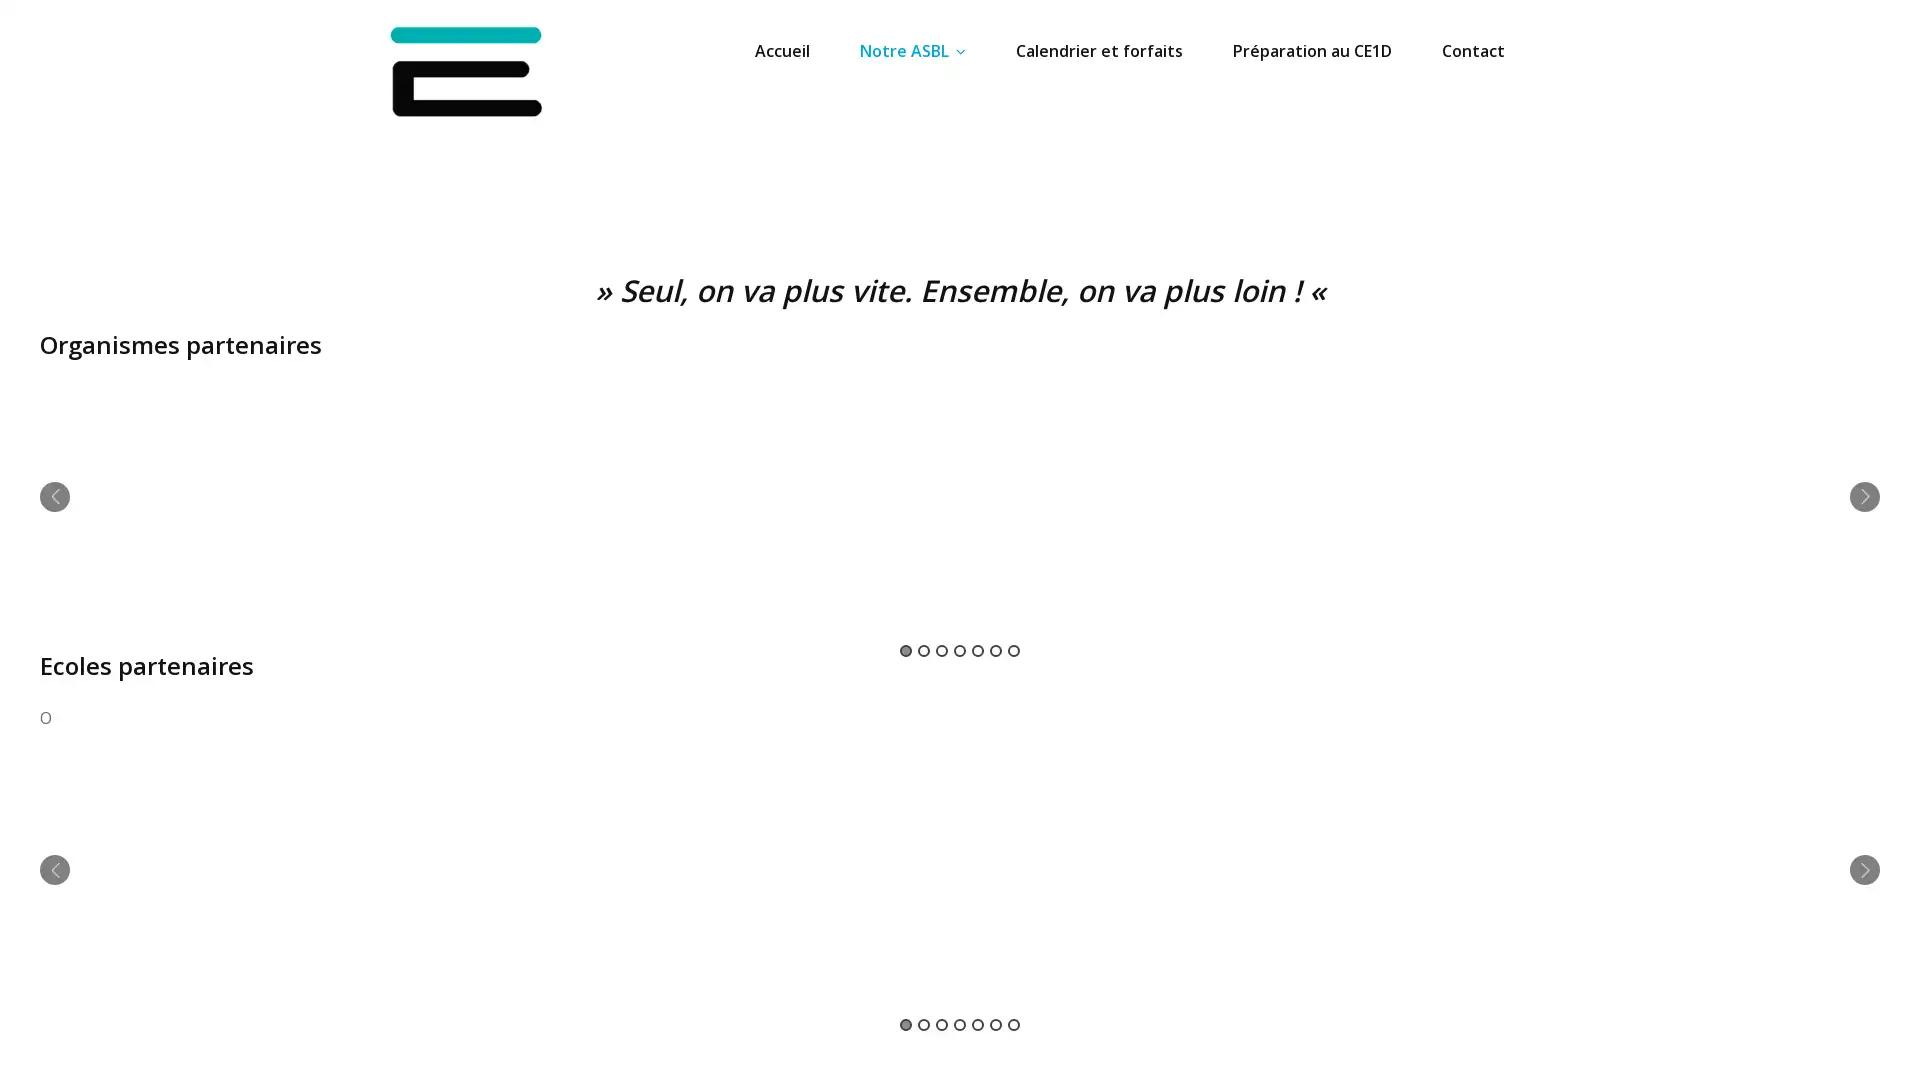 The image size is (1920, 1080). What do you see at coordinates (54, 869) in the screenshot?
I see `Previous` at bounding box center [54, 869].